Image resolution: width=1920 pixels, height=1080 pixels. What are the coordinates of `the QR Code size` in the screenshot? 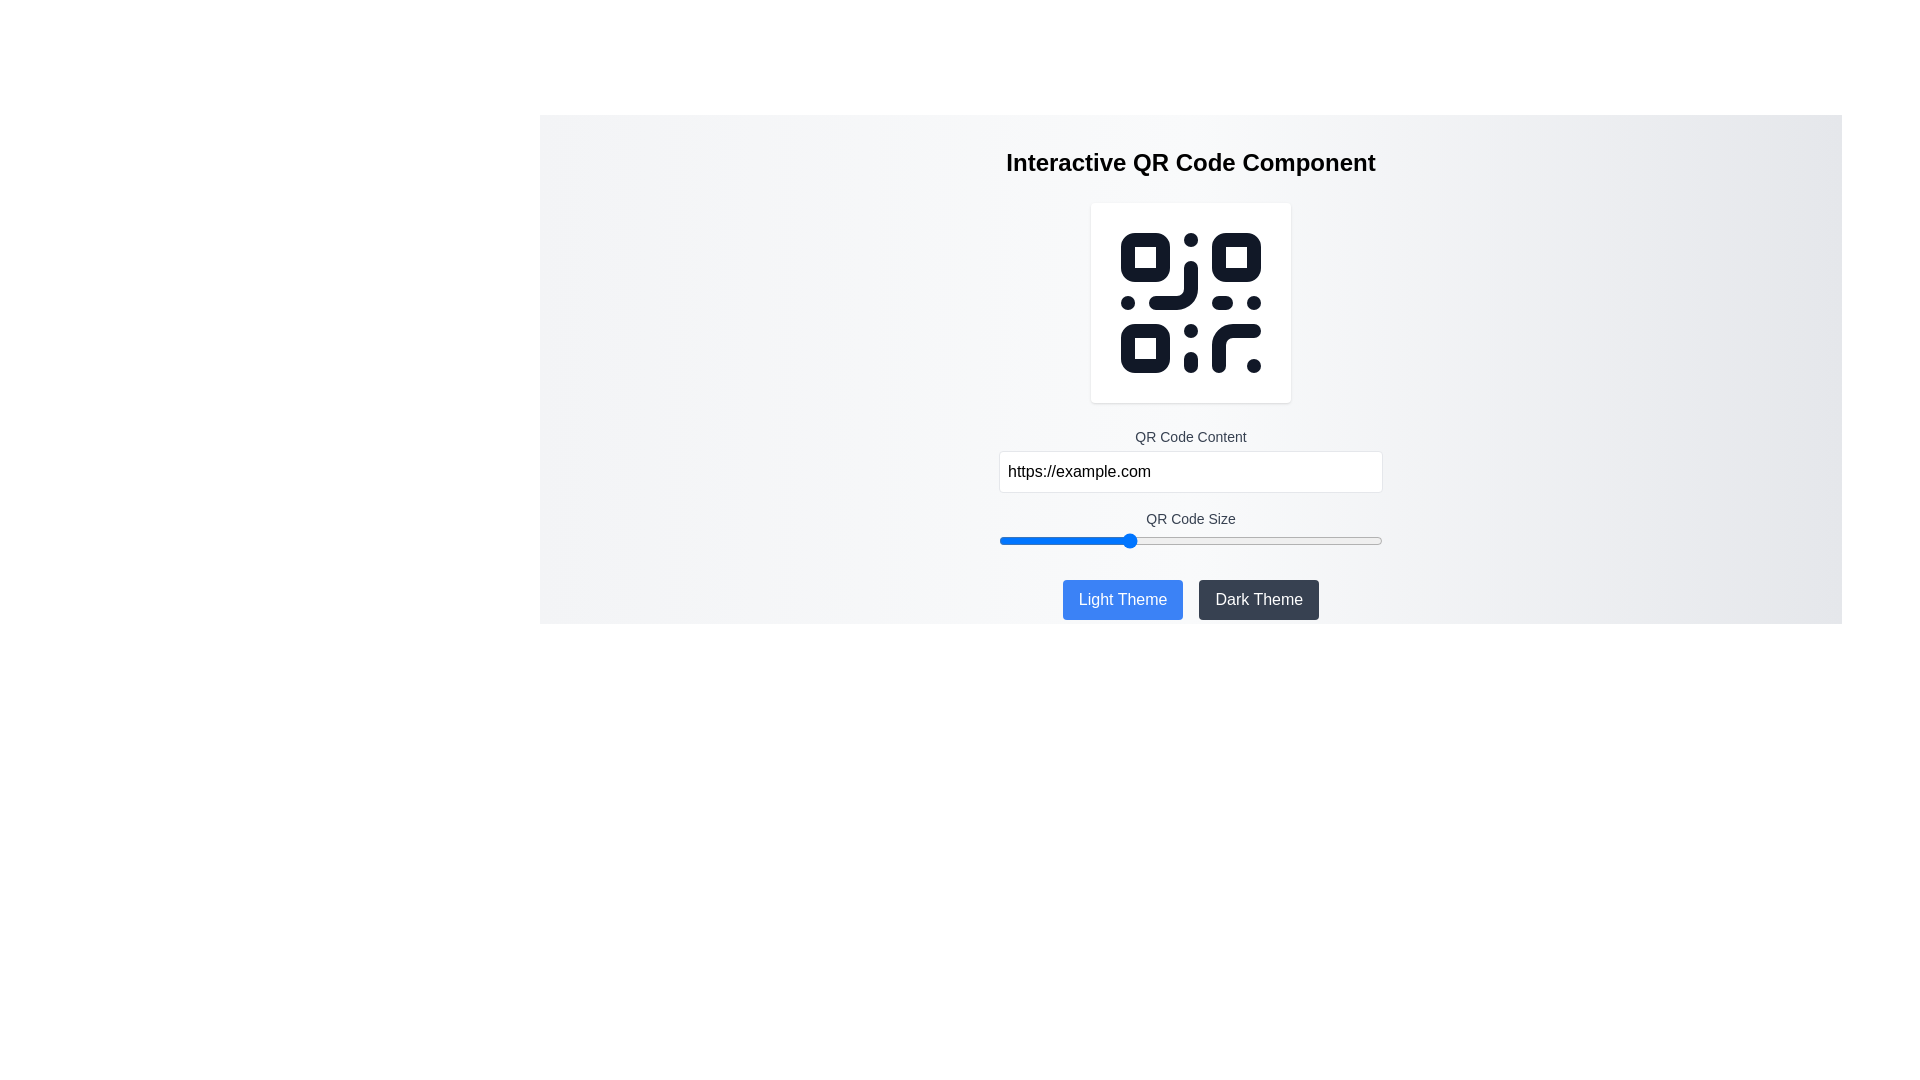 It's located at (1179, 540).